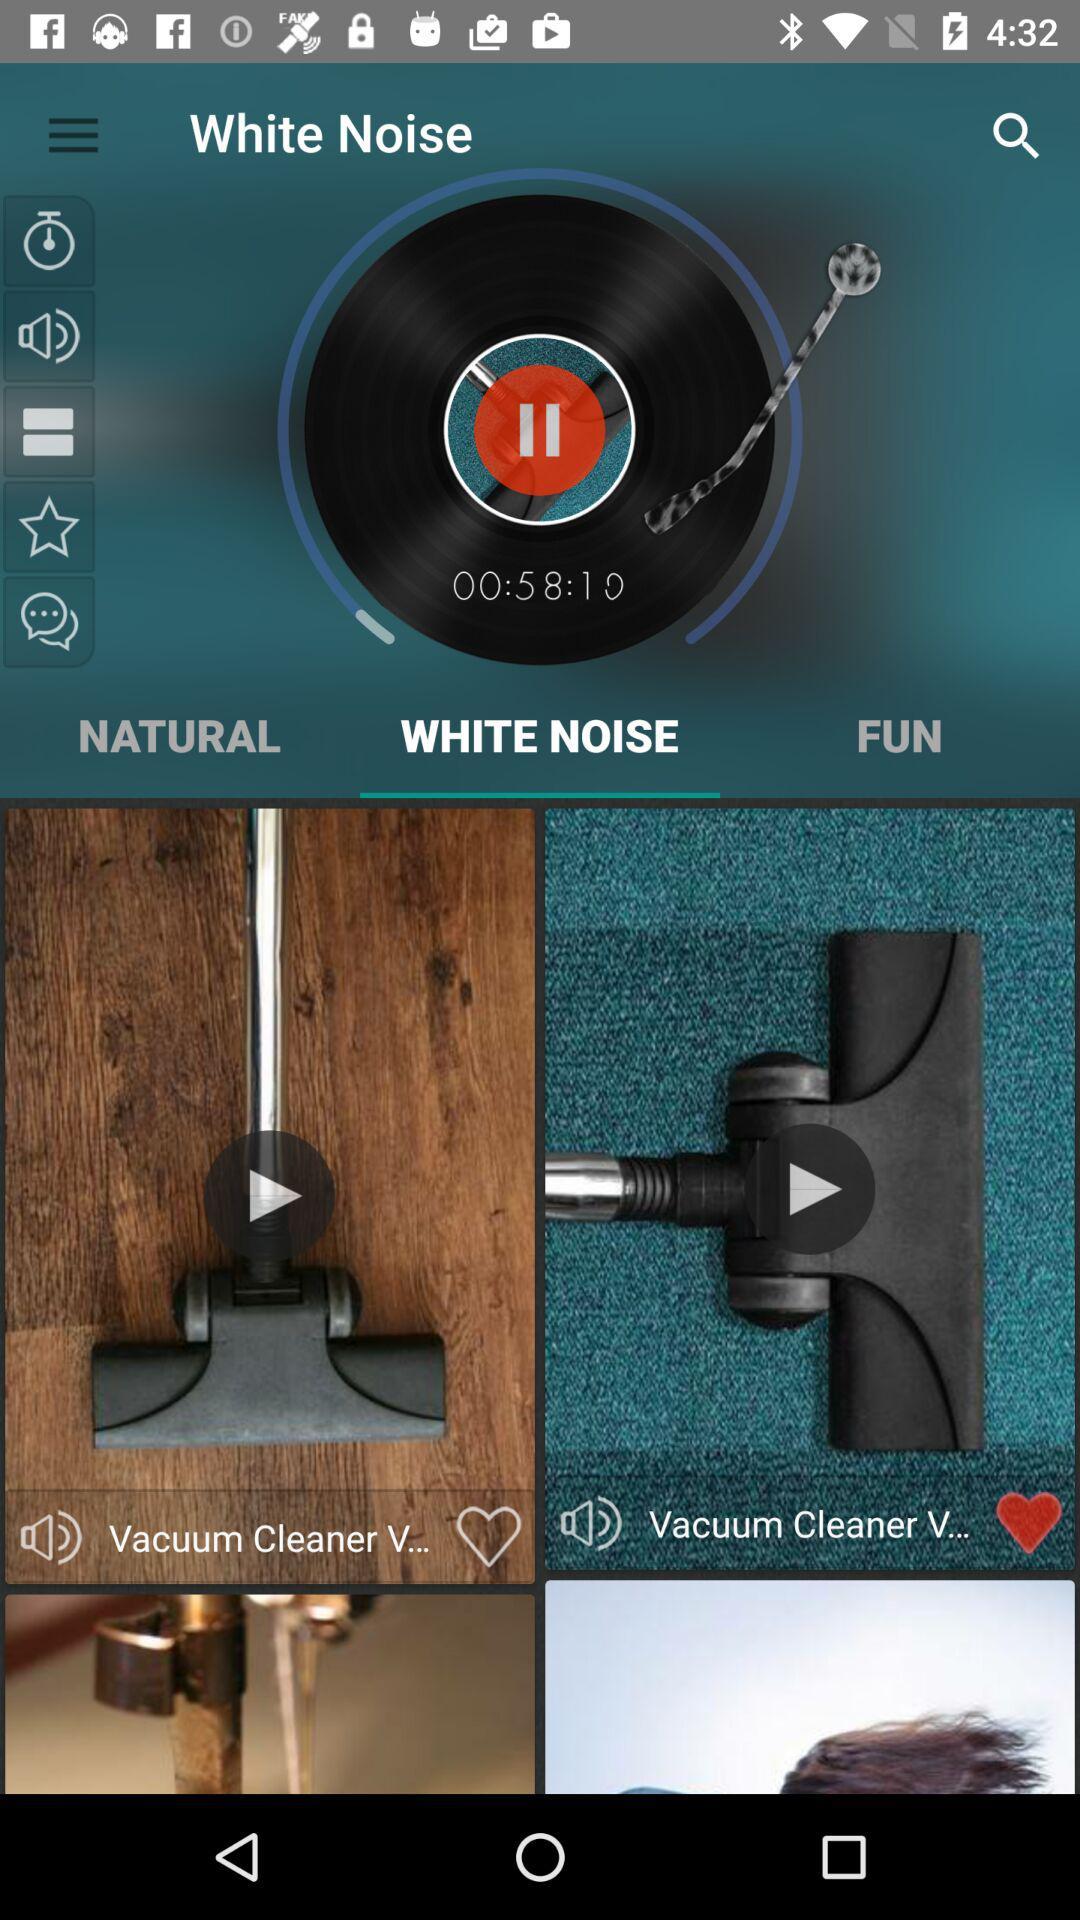 Image resolution: width=1080 pixels, height=1920 pixels. I want to click on timer, so click(48, 240).